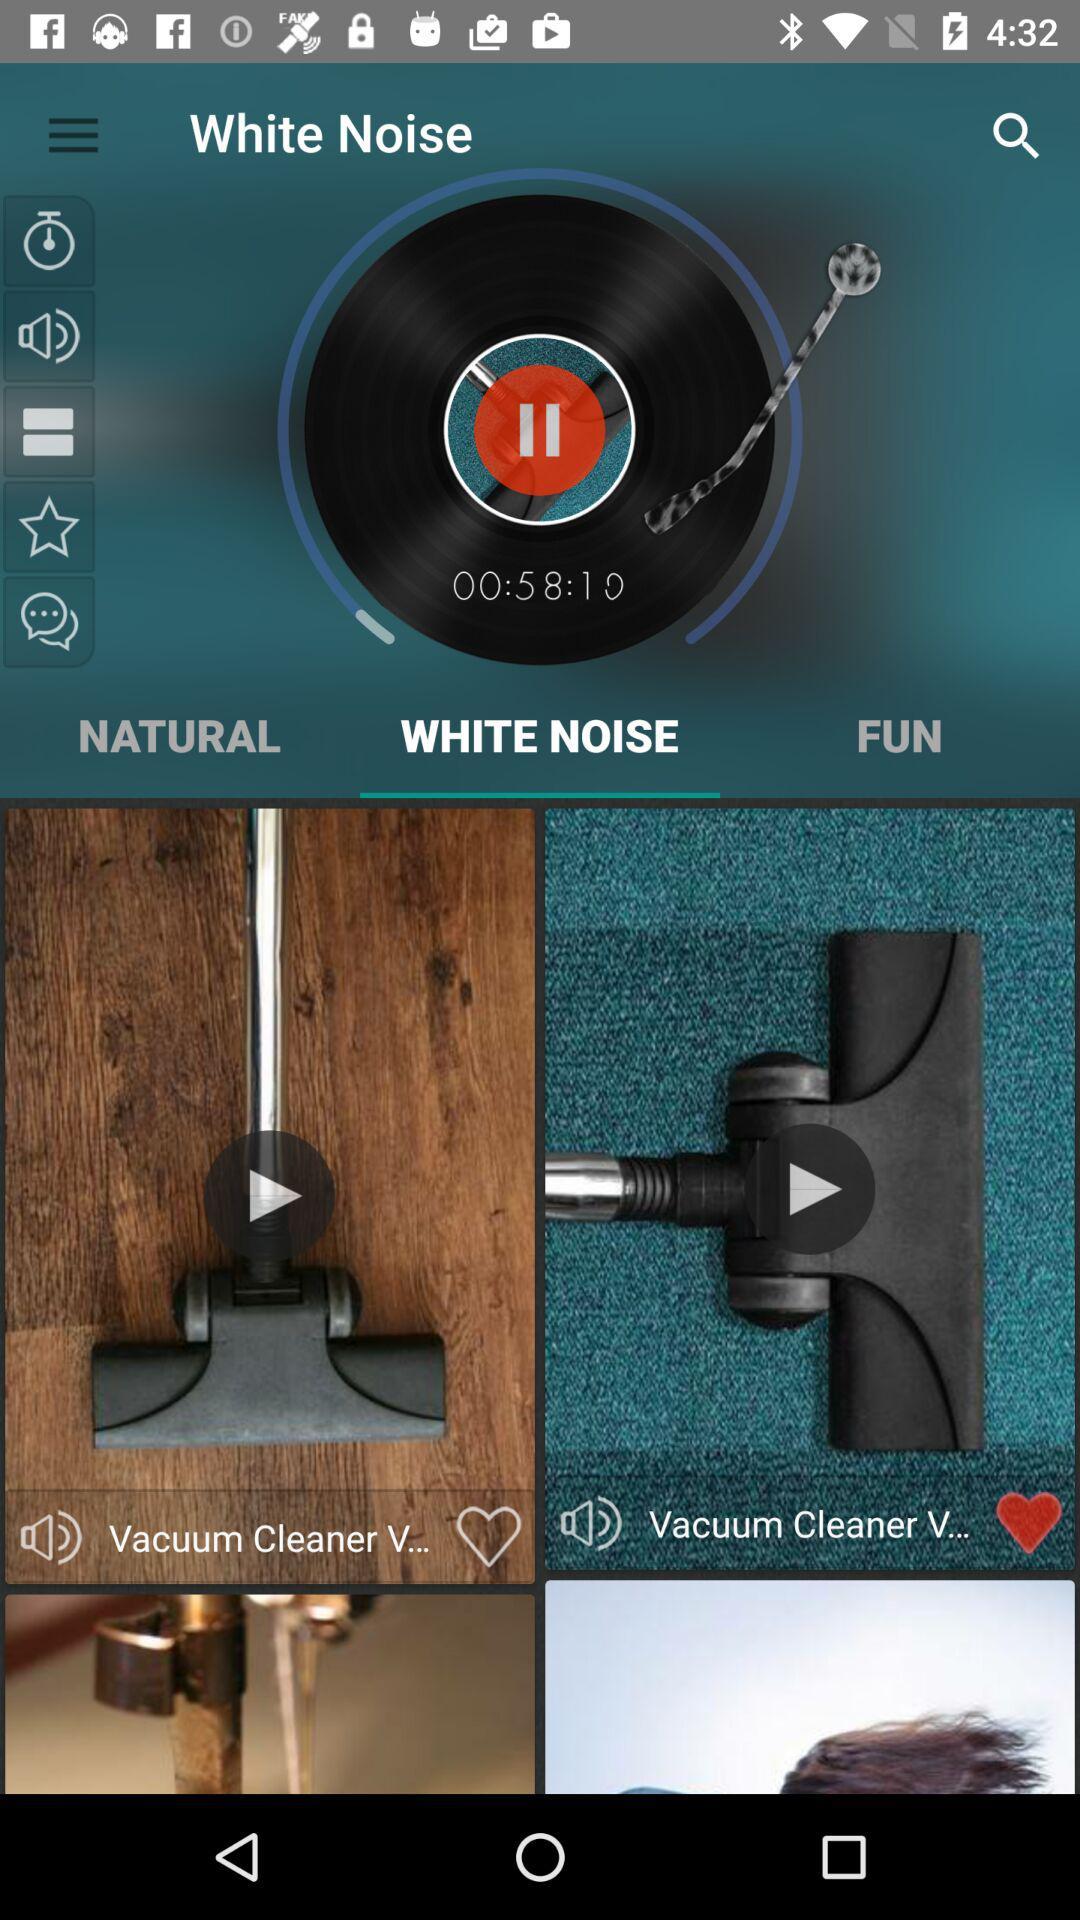 Image resolution: width=1080 pixels, height=1920 pixels. I want to click on timer, so click(48, 240).